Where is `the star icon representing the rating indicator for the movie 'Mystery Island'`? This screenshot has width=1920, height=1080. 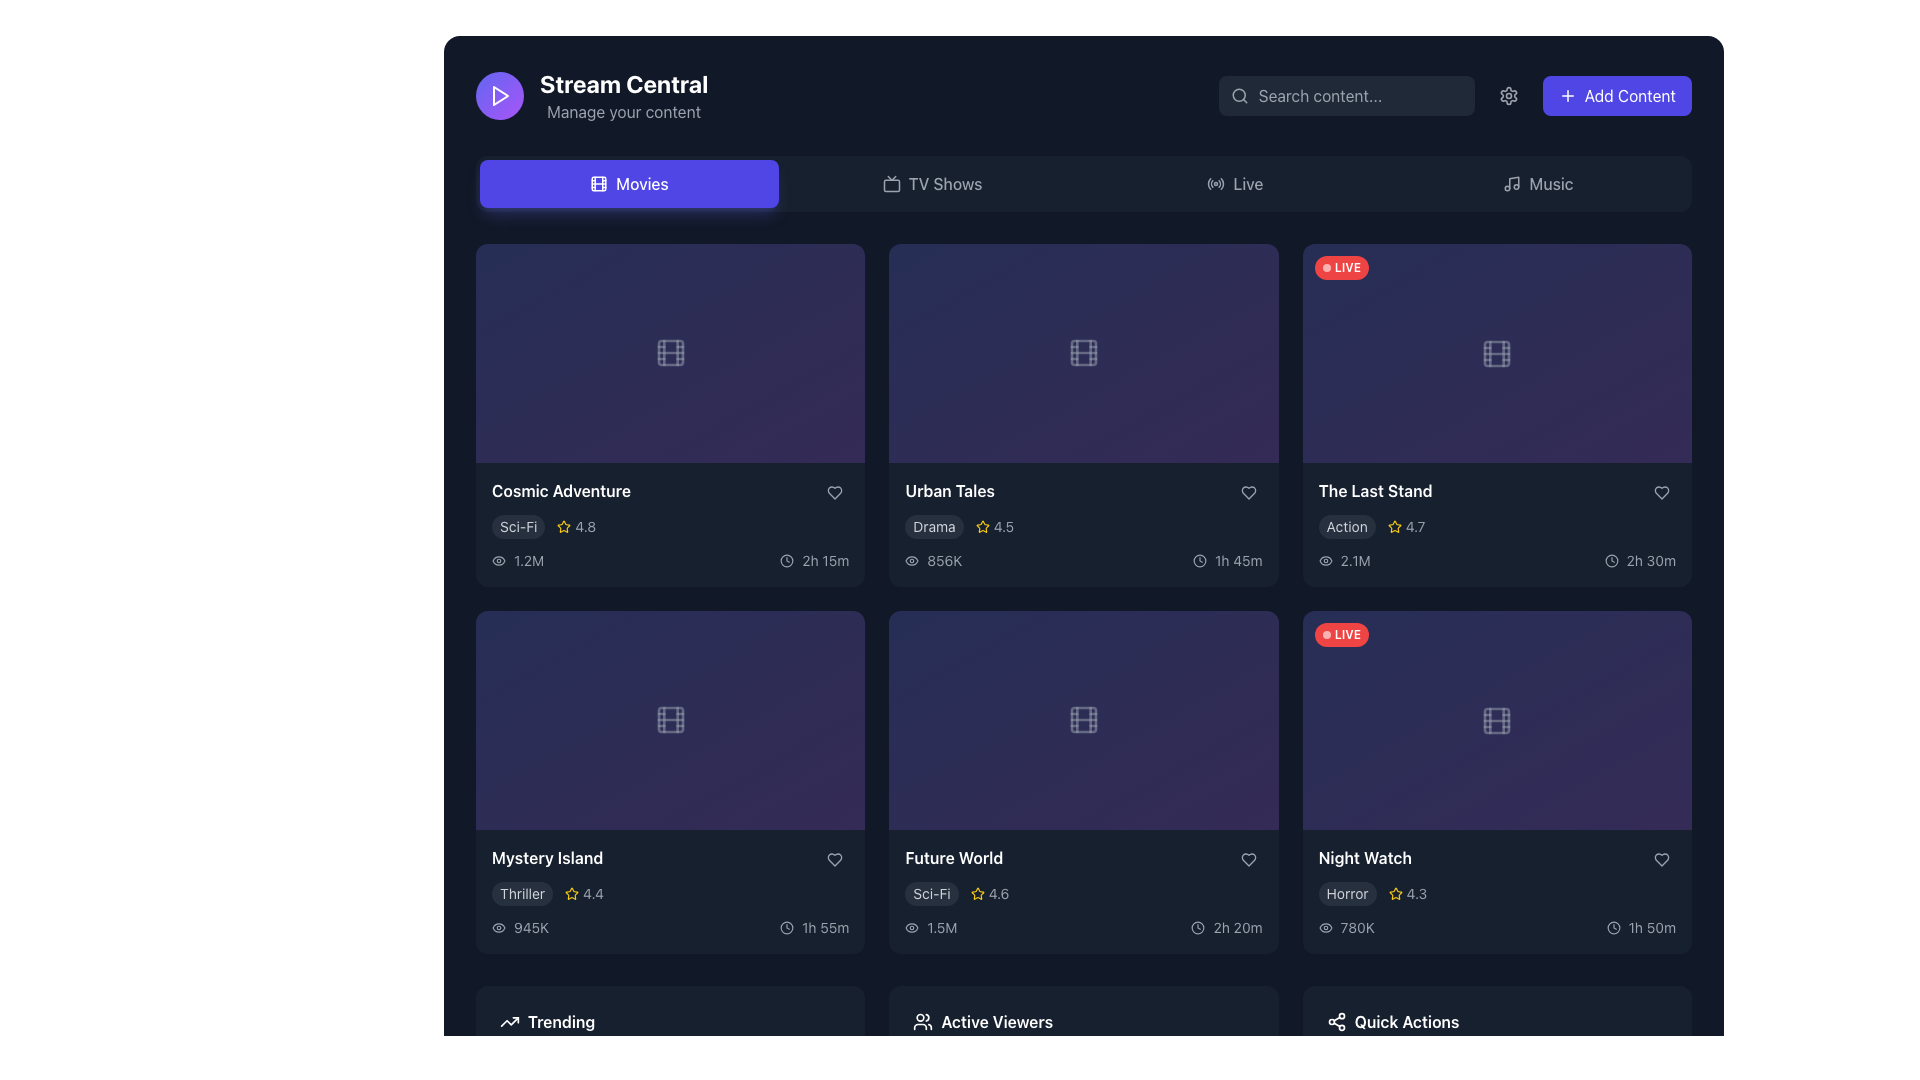 the star icon representing the rating indicator for the movie 'Mystery Island' is located at coordinates (563, 525).